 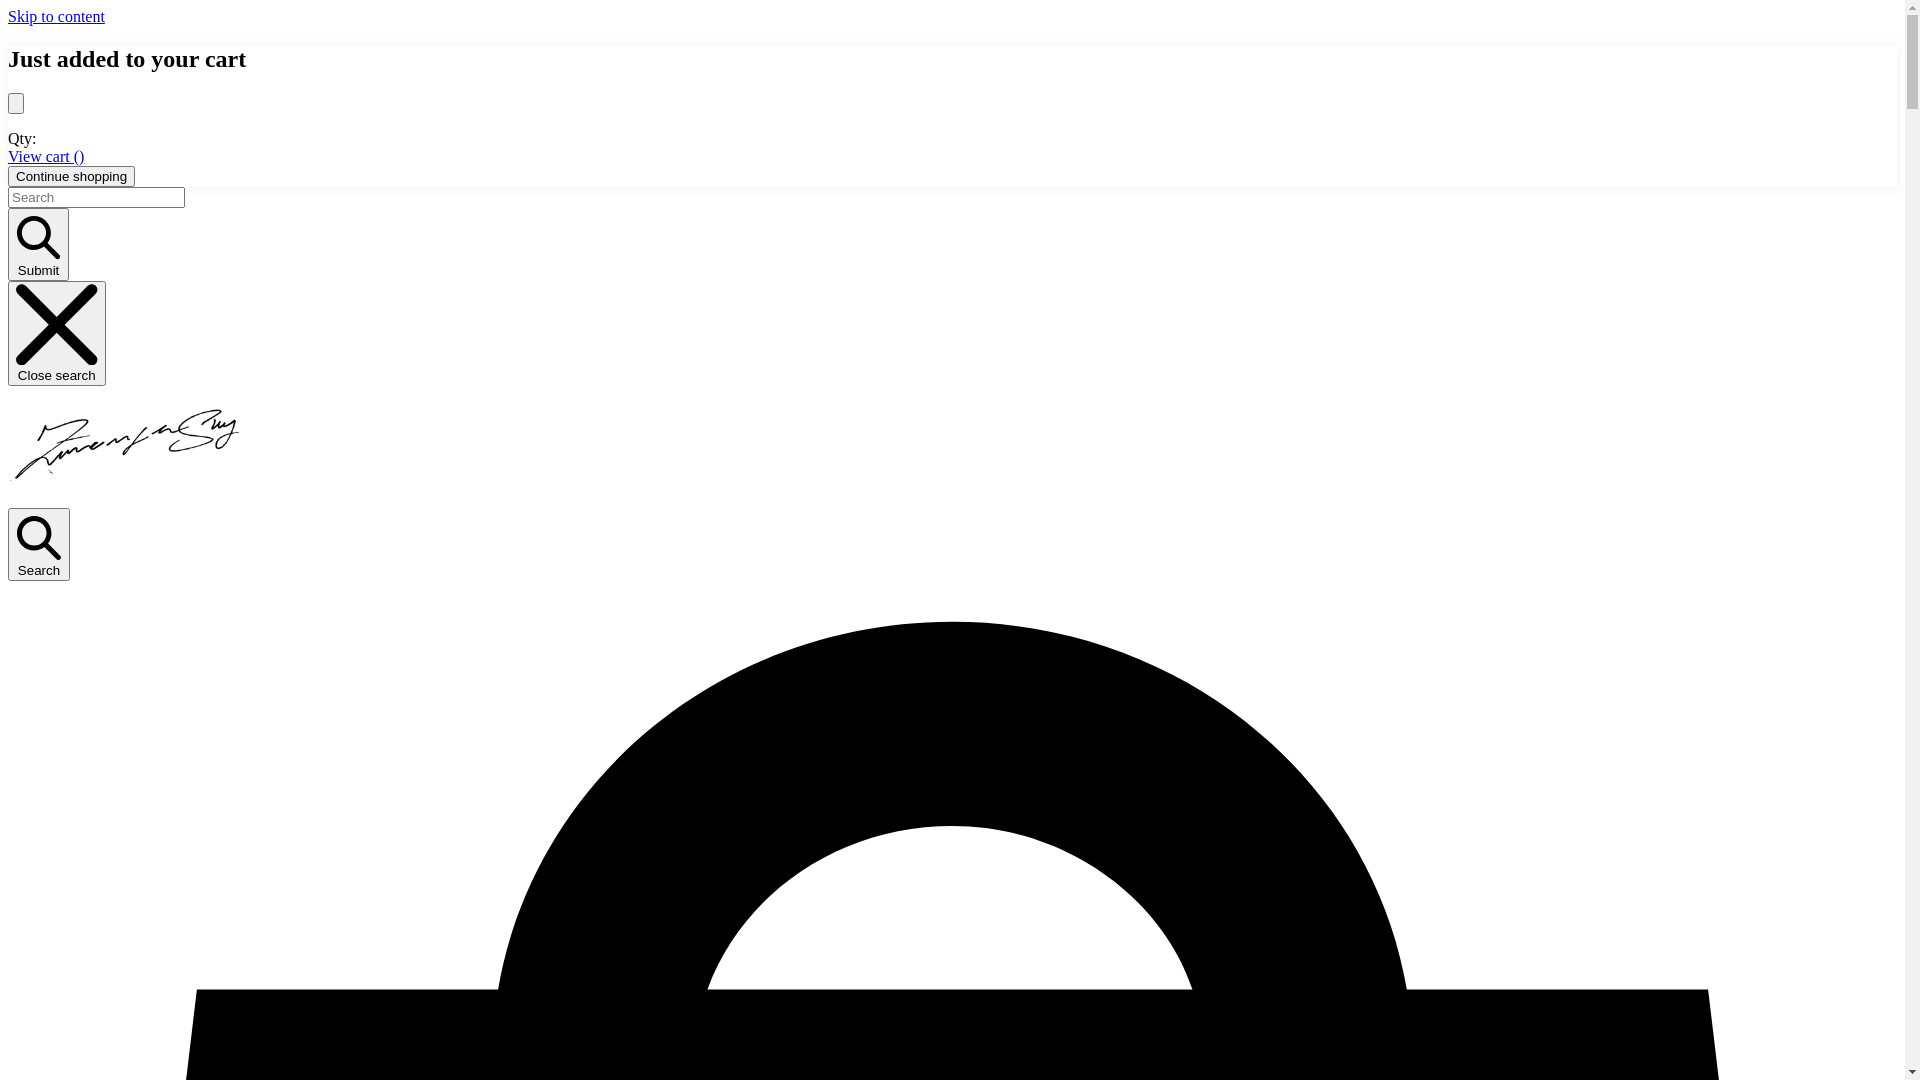 What do you see at coordinates (38, 544) in the screenshot?
I see `'Search'` at bounding box center [38, 544].